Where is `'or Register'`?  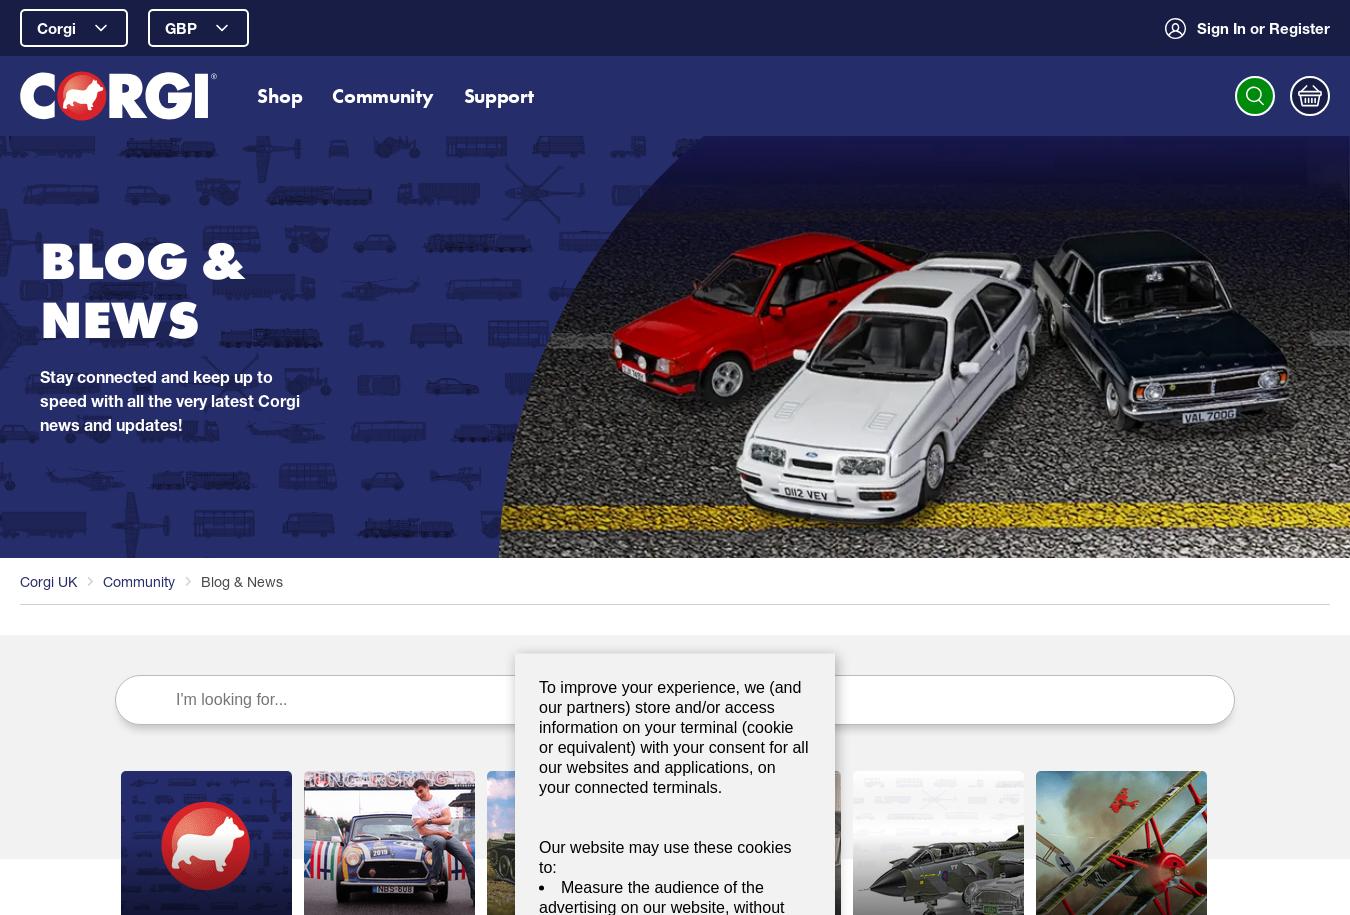 'or Register' is located at coordinates (1249, 27).